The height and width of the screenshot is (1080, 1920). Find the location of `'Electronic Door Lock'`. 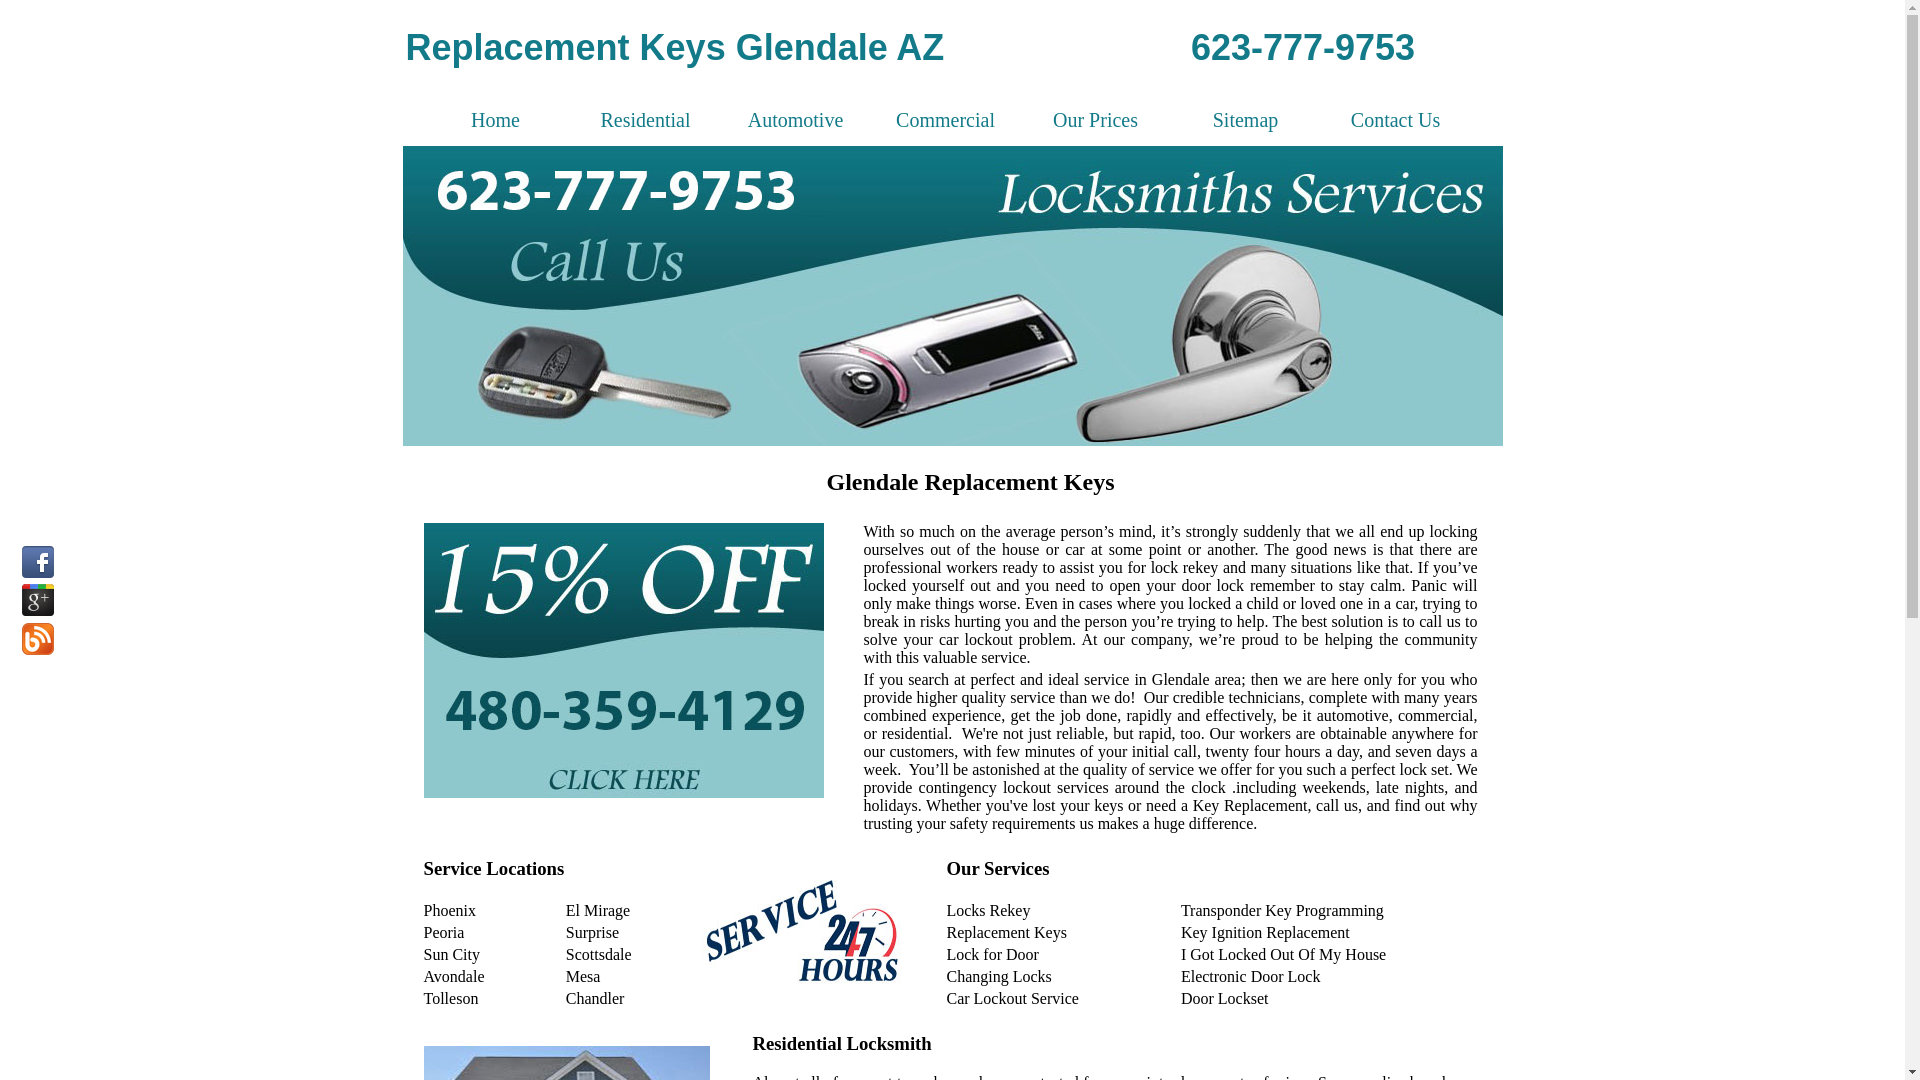

'Electronic Door Lock' is located at coordinates (1250, 975).